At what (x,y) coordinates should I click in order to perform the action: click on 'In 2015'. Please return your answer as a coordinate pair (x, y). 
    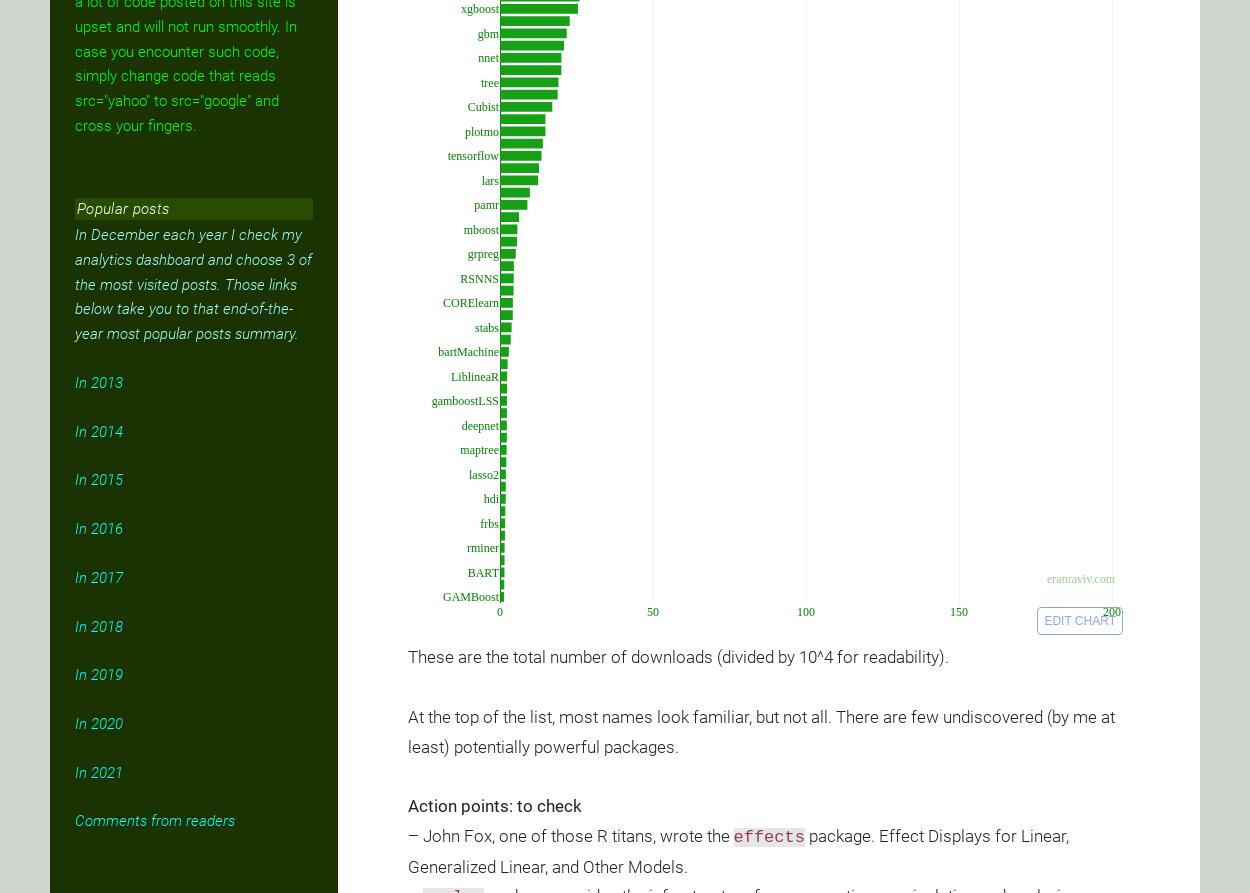
    Looking at the image, I should click on (74, 478).